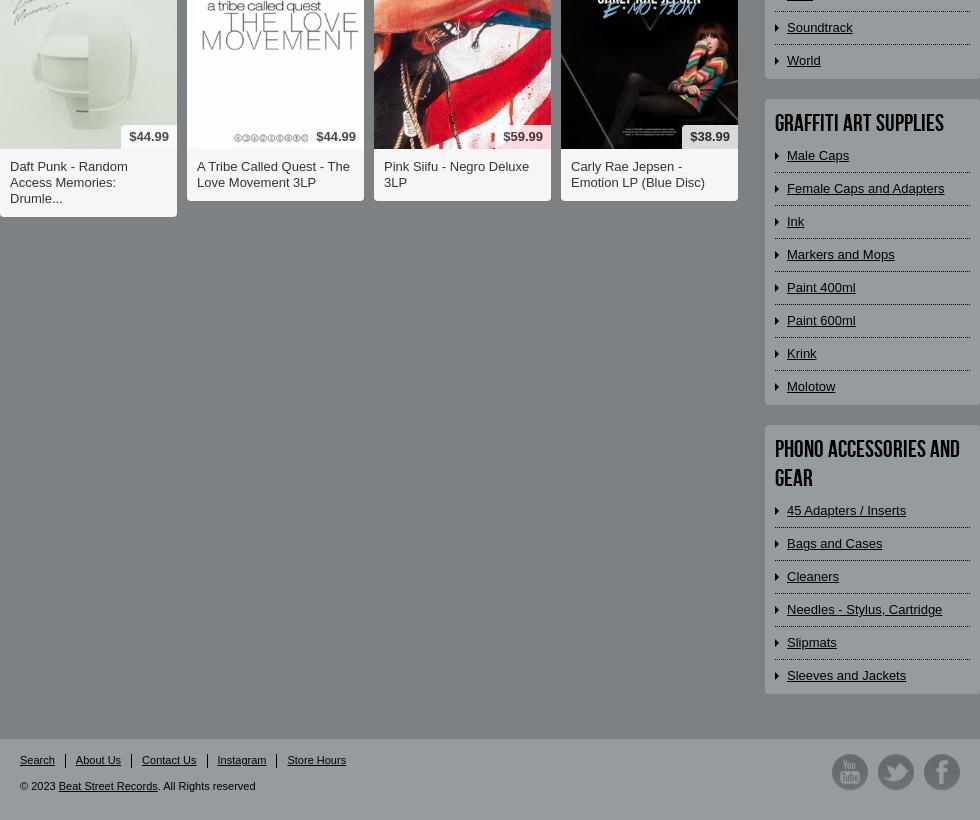  Describe the element at coordinates (801, 352) in the screenshot. I see `'Krink'` at that location.